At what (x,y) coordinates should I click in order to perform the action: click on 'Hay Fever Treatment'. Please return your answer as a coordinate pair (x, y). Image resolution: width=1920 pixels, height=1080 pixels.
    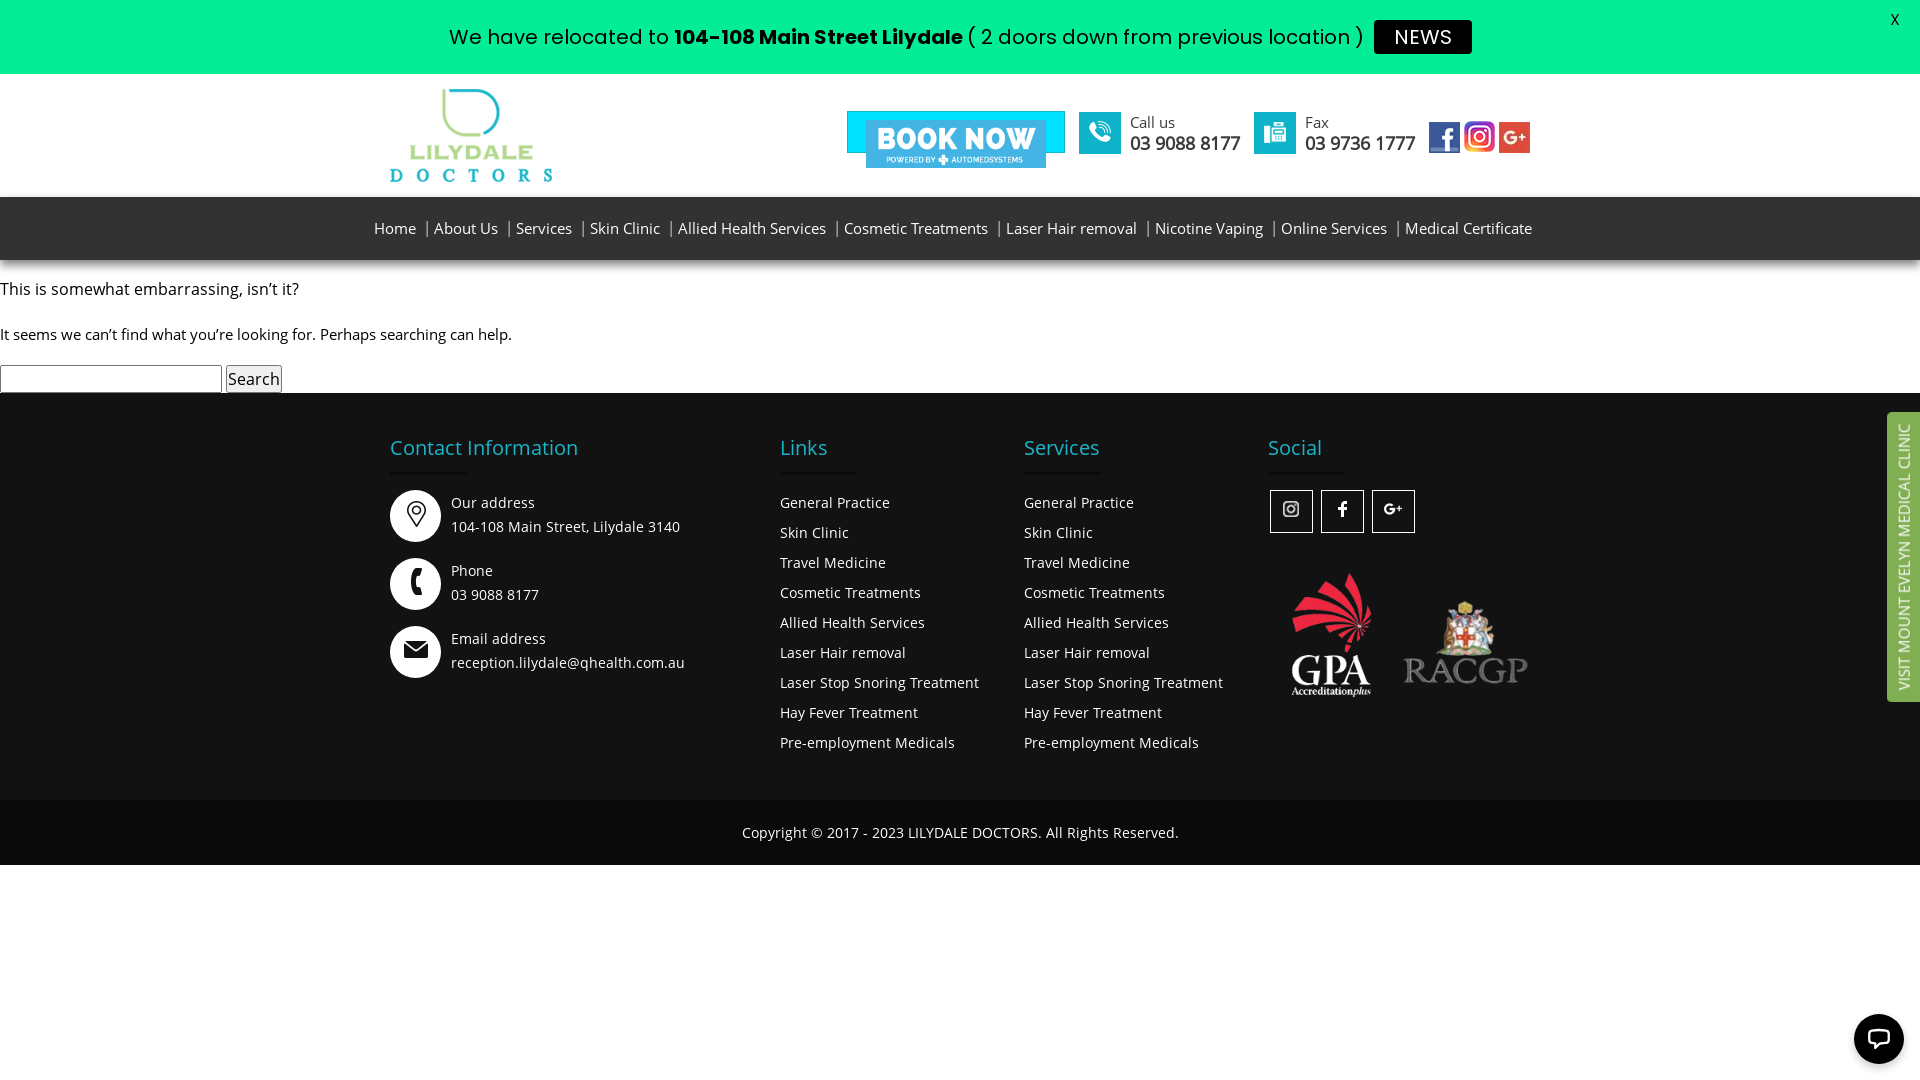
    Looking at the image, I should click on (849, 711).